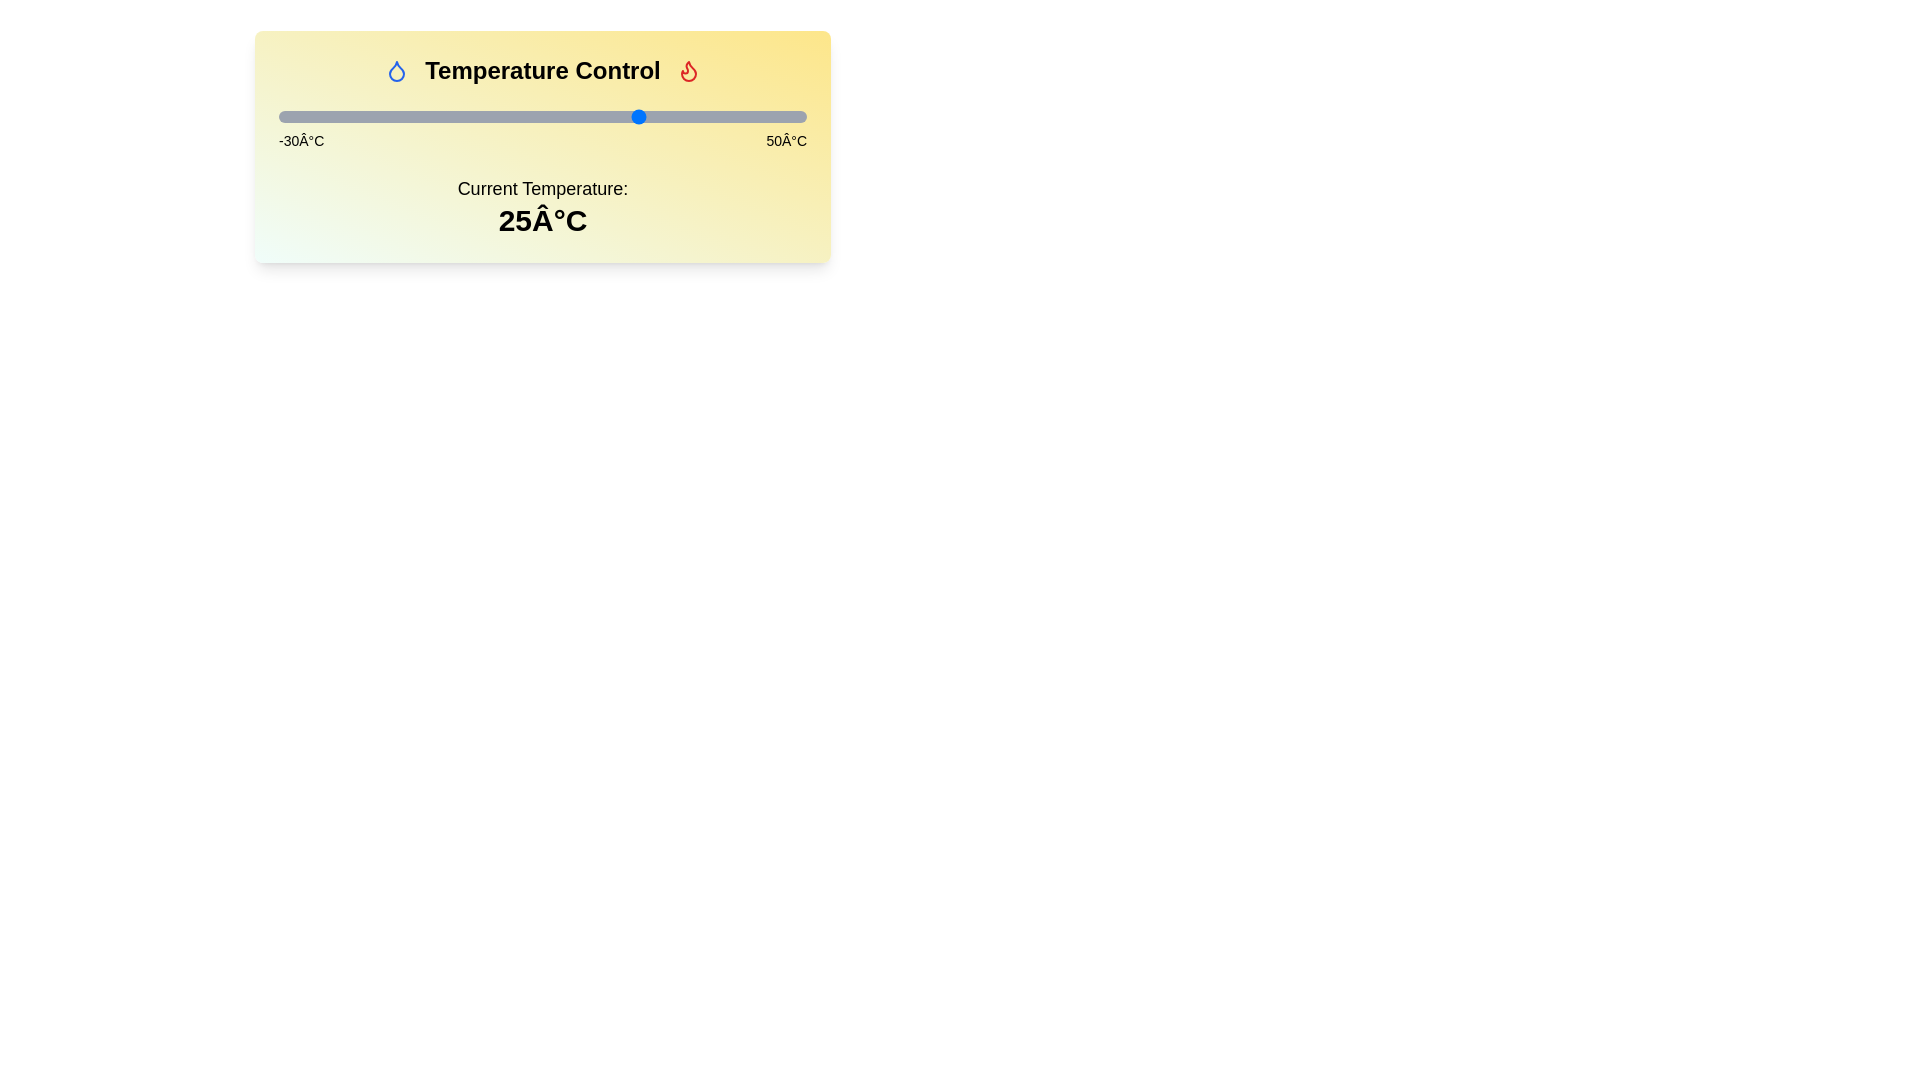  What do you see at coordinates (358, 116) in the screenshot?
I see `the slider to set the temperature to -18°C` at bounding box center [358, 116].